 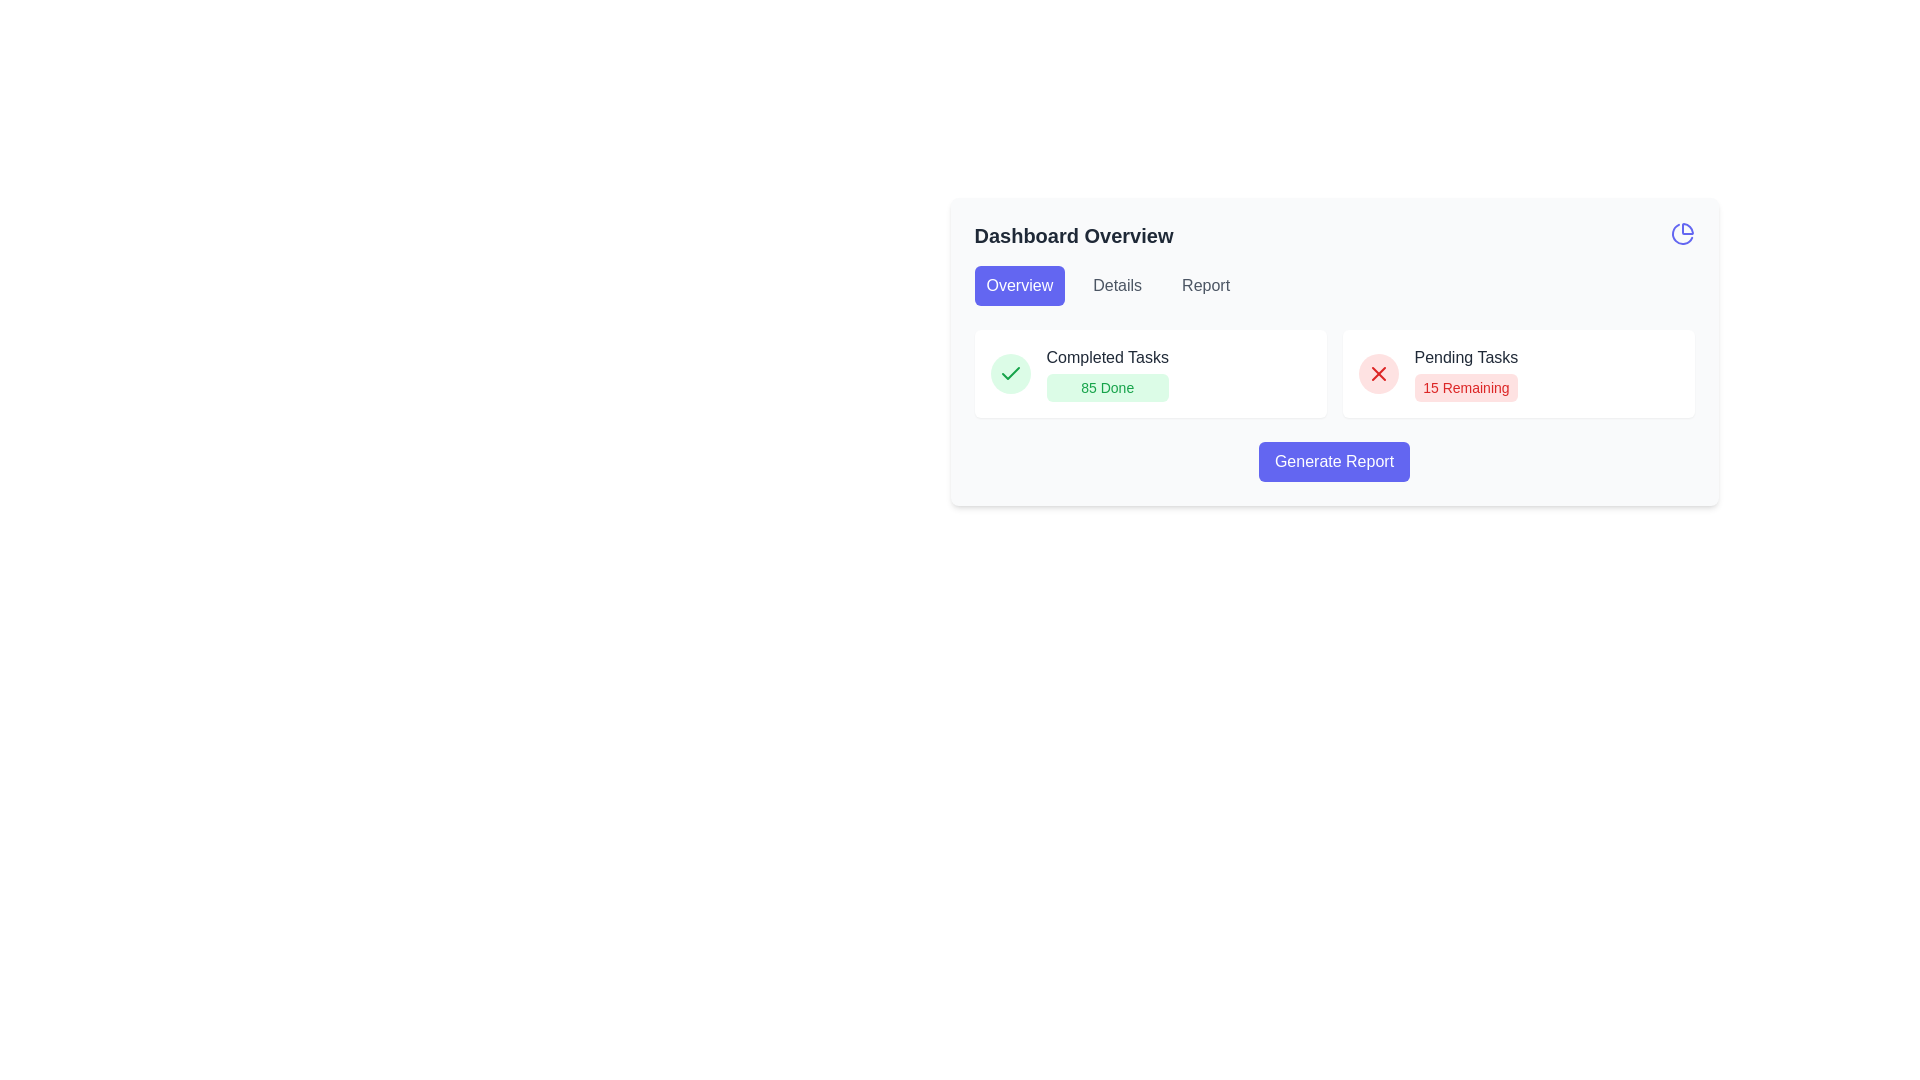 What do you see at coordinates (1010, 373) in the screenshot?
I see `the visual confirmation icon located inside the 'Completed Tasks' box on the dashboard interface to indicate interaction with completed tasks` at bounding box center [1010, 373].